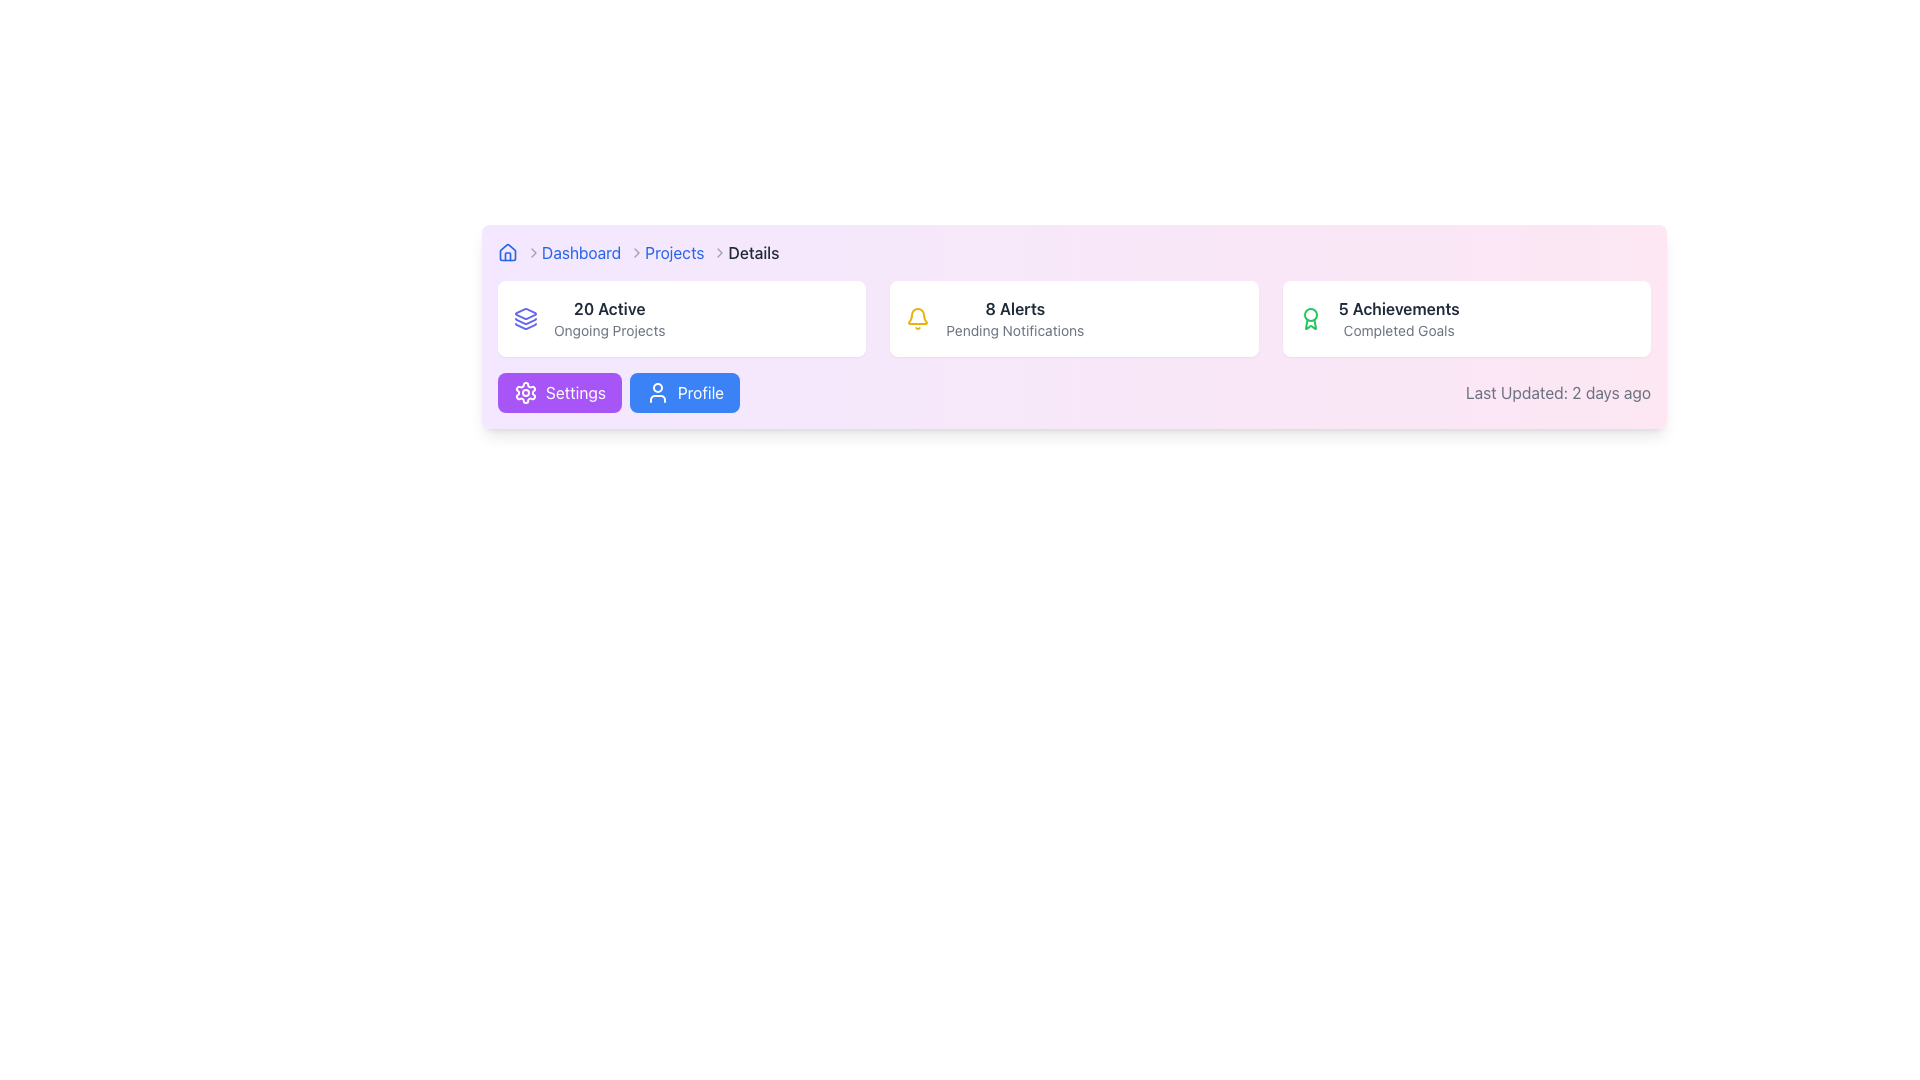  What do you see at coordinates (1015, 330) in the screenshot?
I see `the 'Pending Notifications' text label, which is styled with a smaller font size and muted gray color, located beneath the '8 Alerts' text` at bounding box center [1015, 330].